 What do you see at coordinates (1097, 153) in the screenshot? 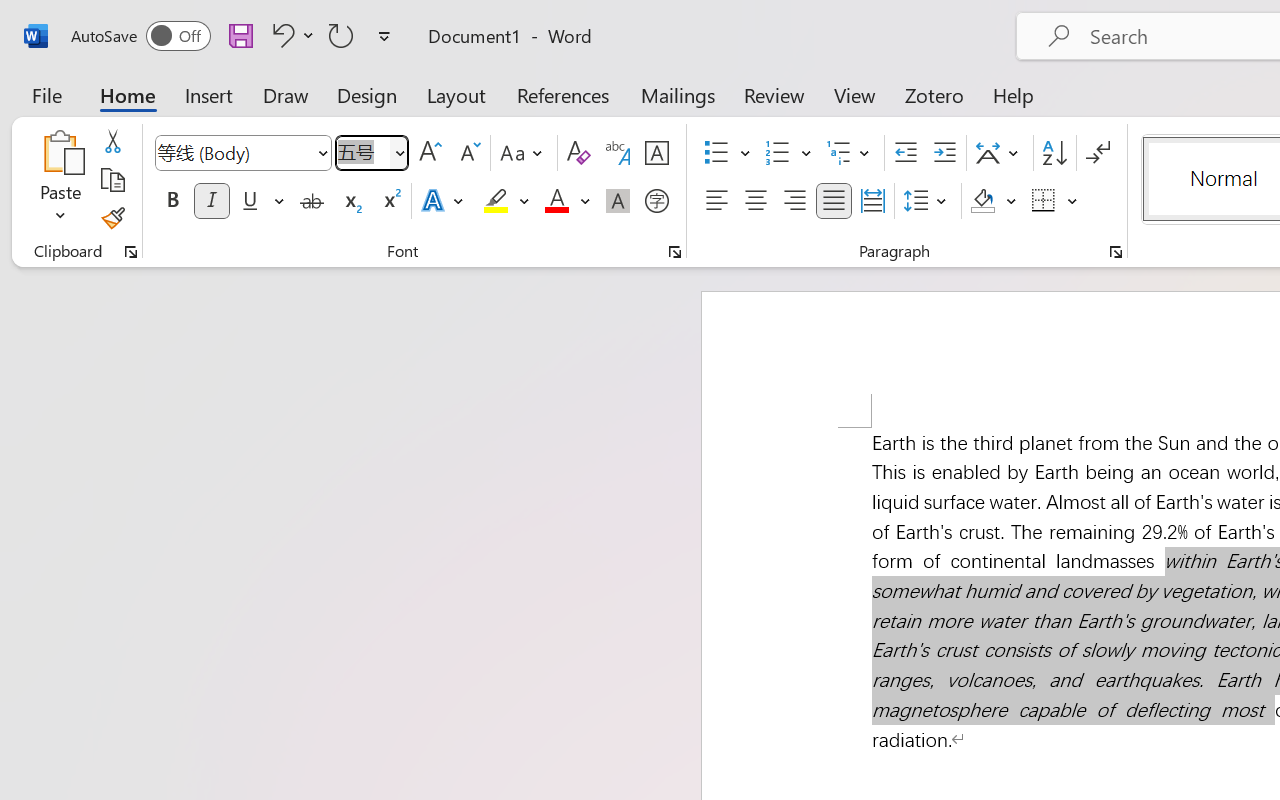
I see `'Show/Hide Editing Marks'` at bounding box center [1097, 153].